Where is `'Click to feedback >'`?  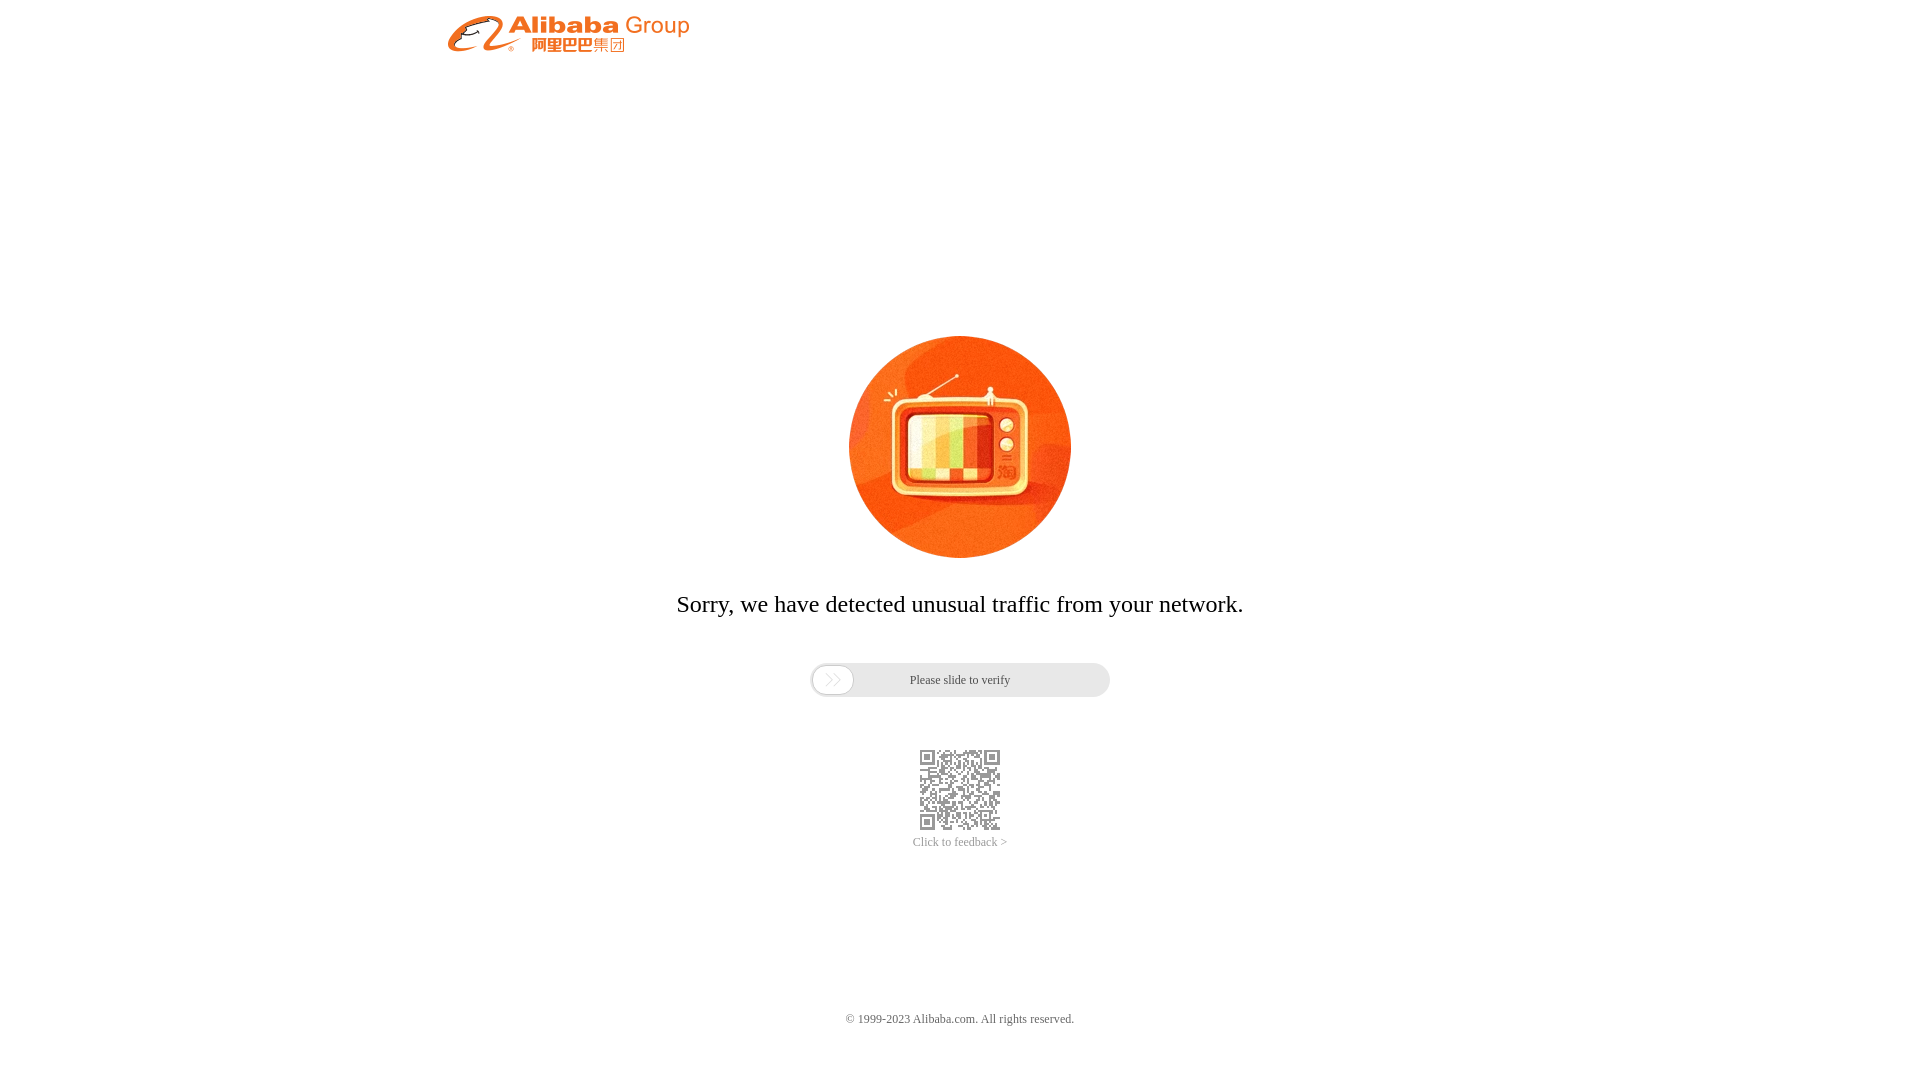 'Click to feedback >' is located at coordinates (960, 842).